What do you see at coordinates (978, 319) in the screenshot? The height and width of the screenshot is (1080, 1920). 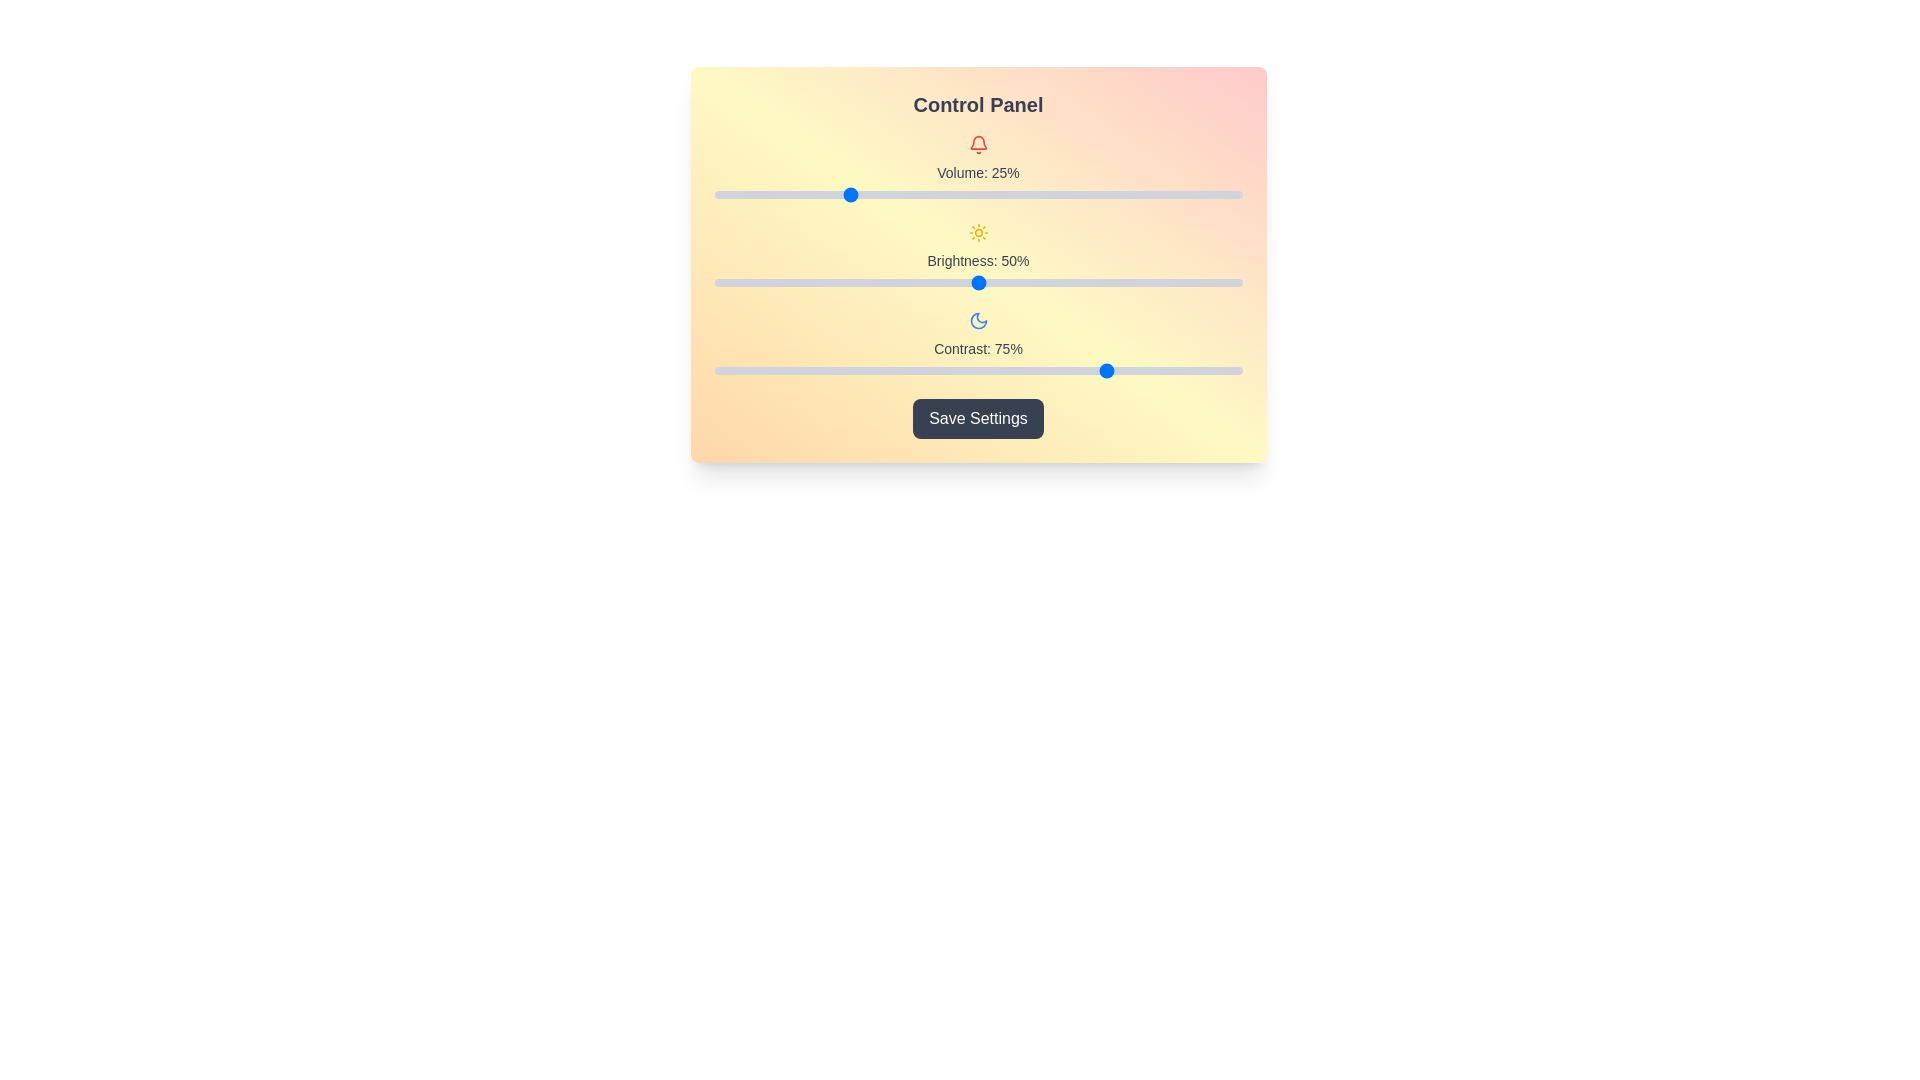 I see `the moon icon located in the 'Contrast' section of the control panel, which serves as a visual indicator for contrast level` at bounding box center [978, 319].